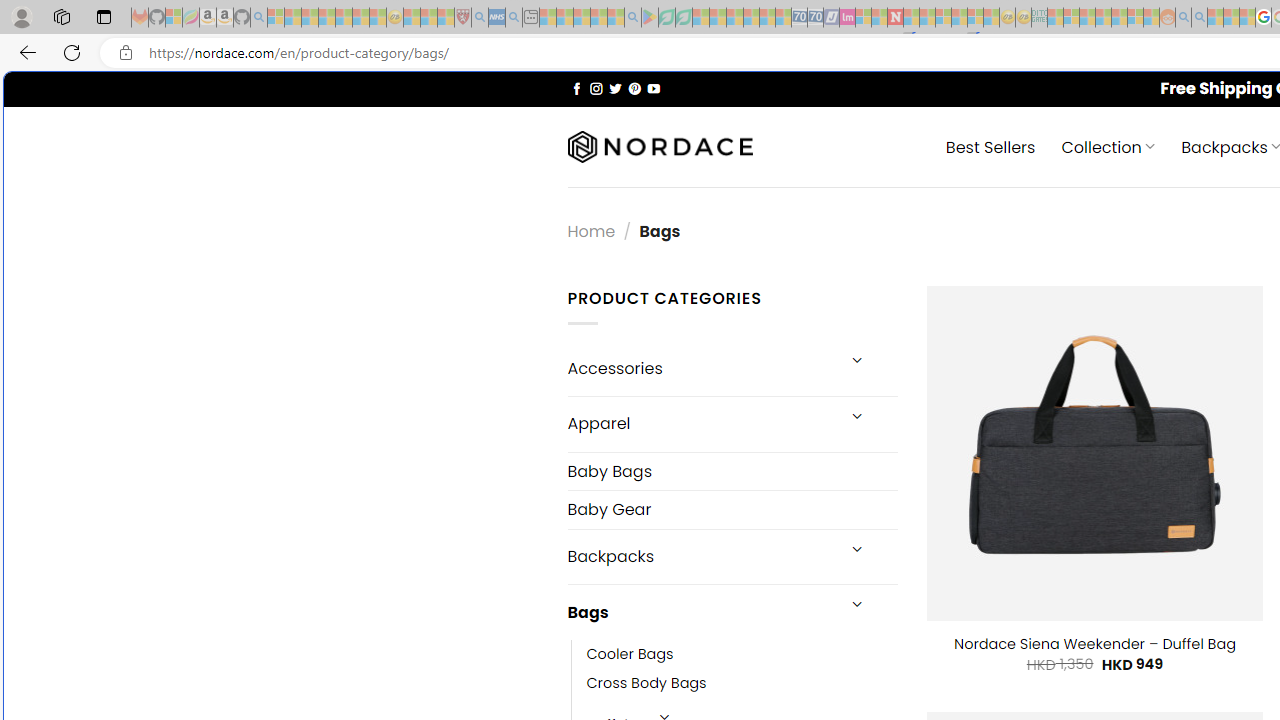  Describe the element at coordinates (731, 508) in the screenshot. I see `'Baby Gear'` at that location.